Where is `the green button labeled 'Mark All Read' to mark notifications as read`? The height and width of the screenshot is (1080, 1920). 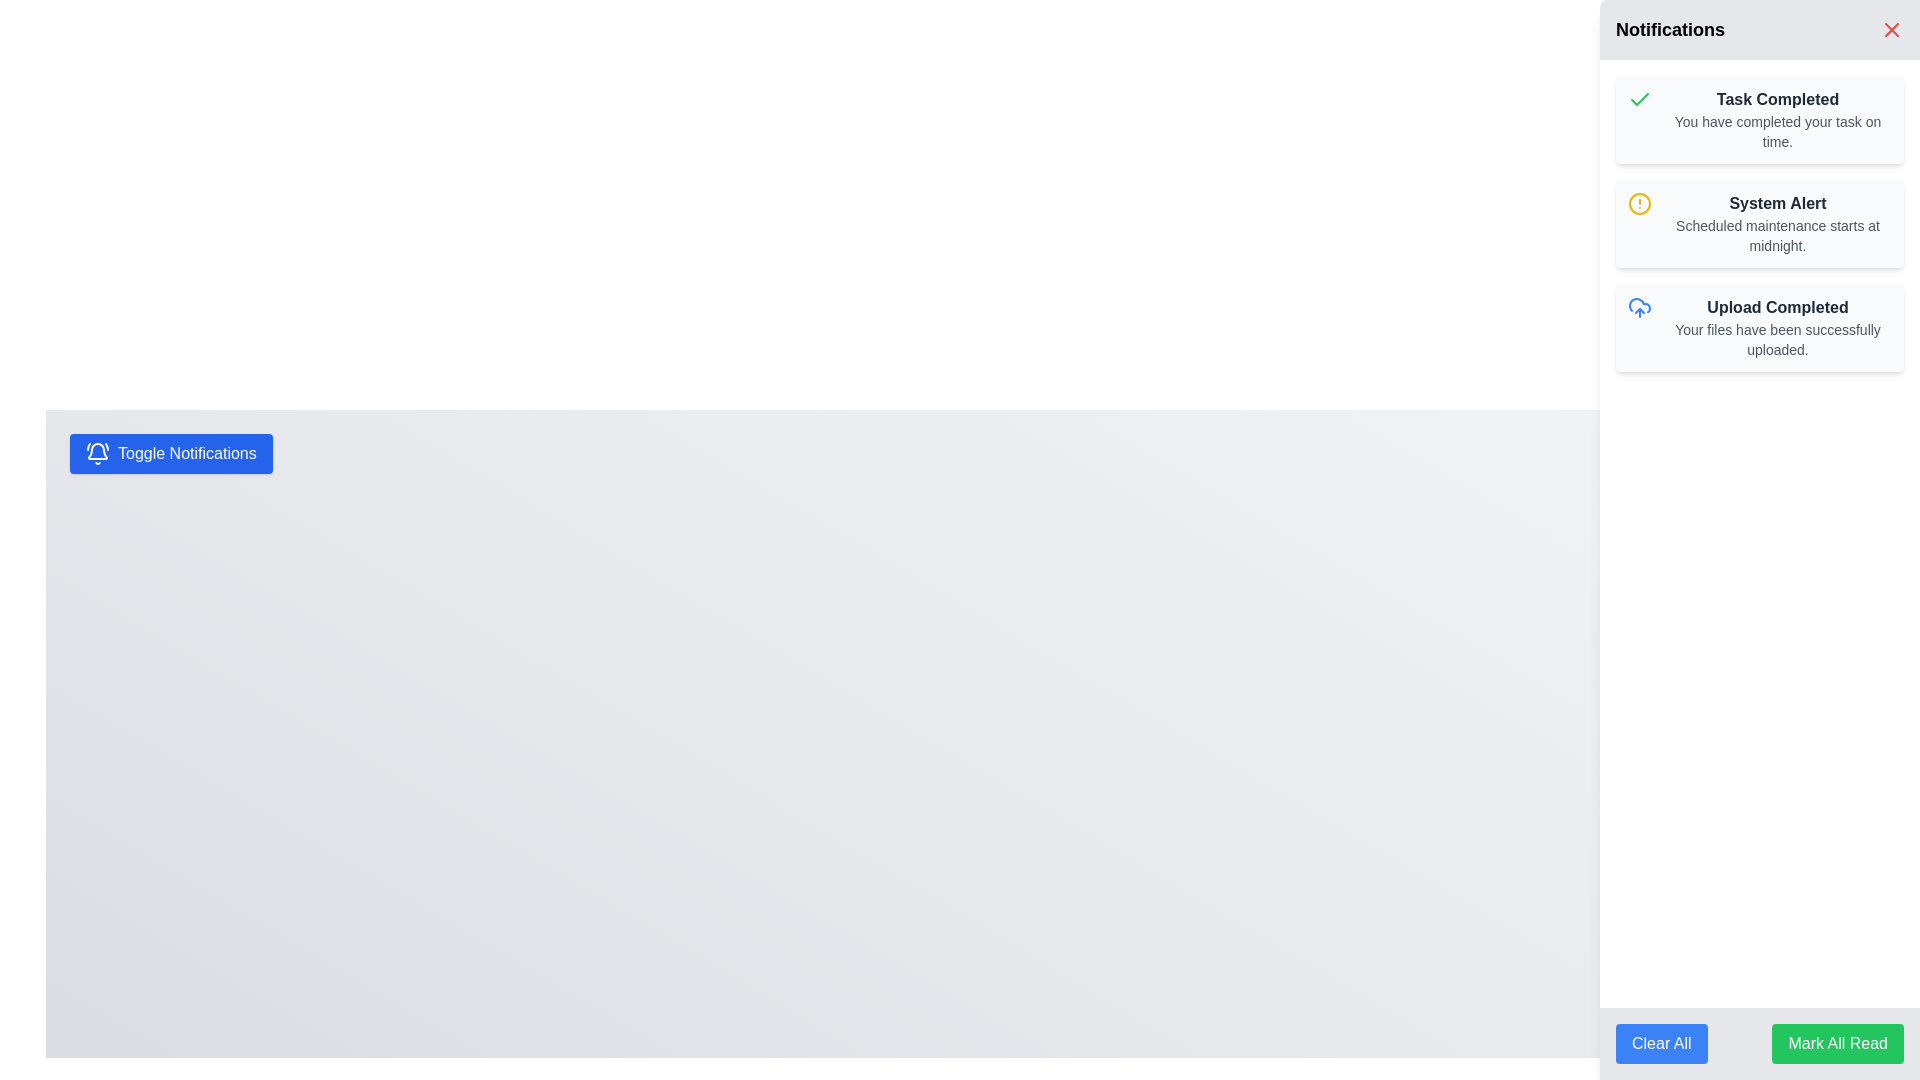
the green button labeled 'Mark All Read' to mark notifications as read is located at coordinates (1838, 1043).